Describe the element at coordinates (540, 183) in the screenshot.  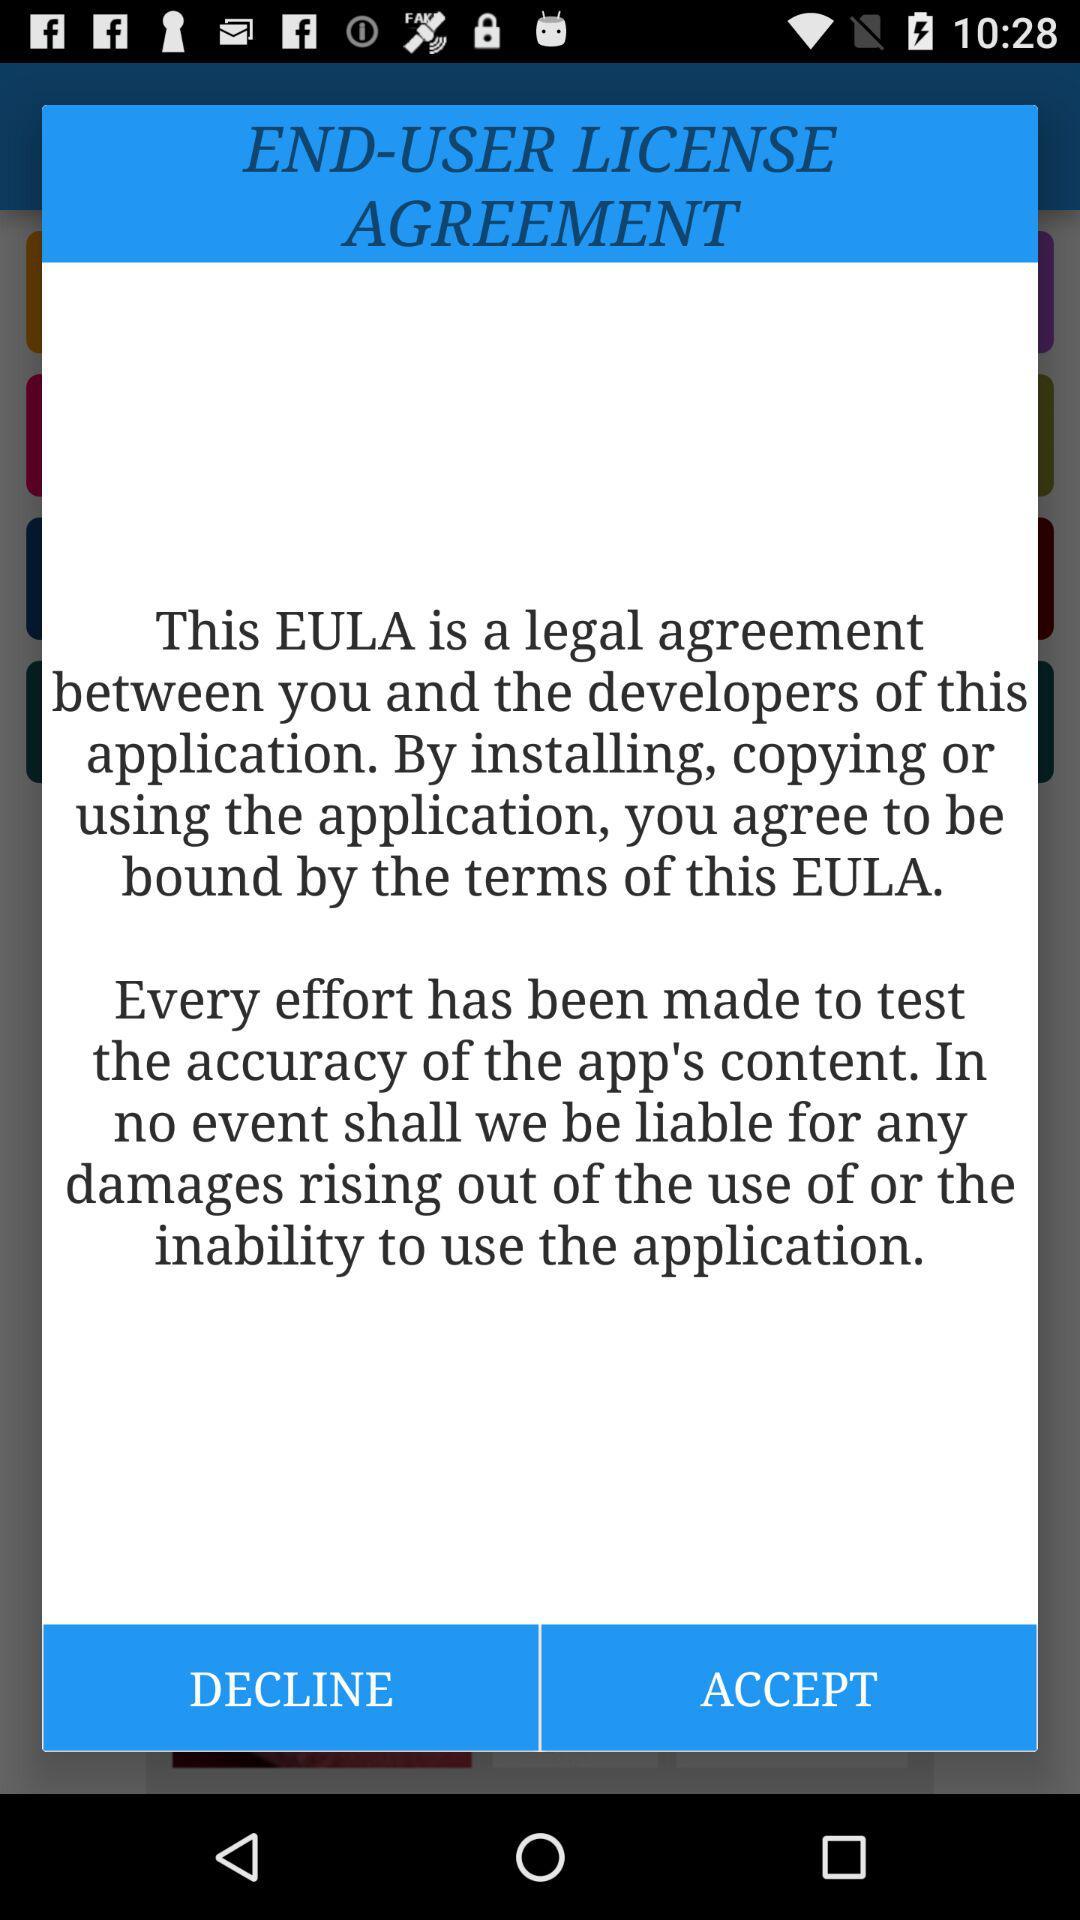
I see `icon at the top` at that location.